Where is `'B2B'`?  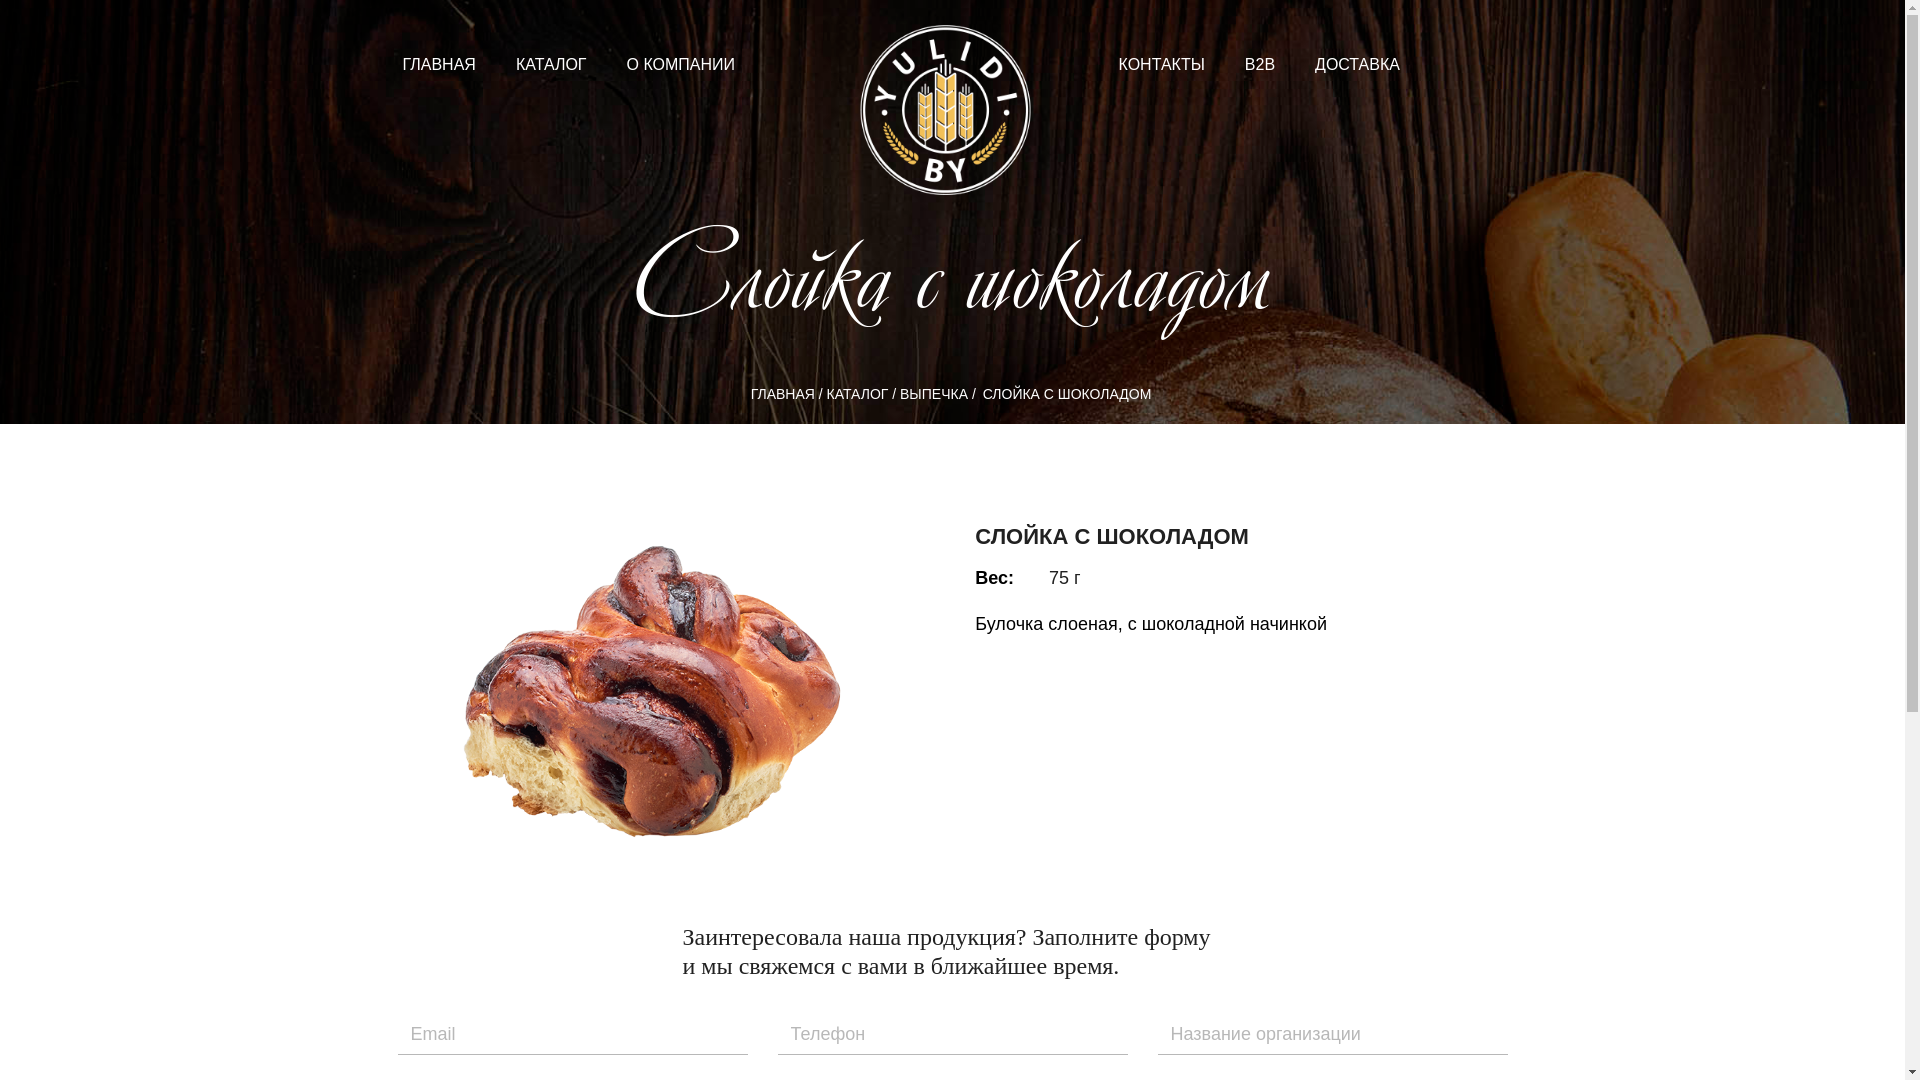 'B2B' is located at coordinates (1223, 63).